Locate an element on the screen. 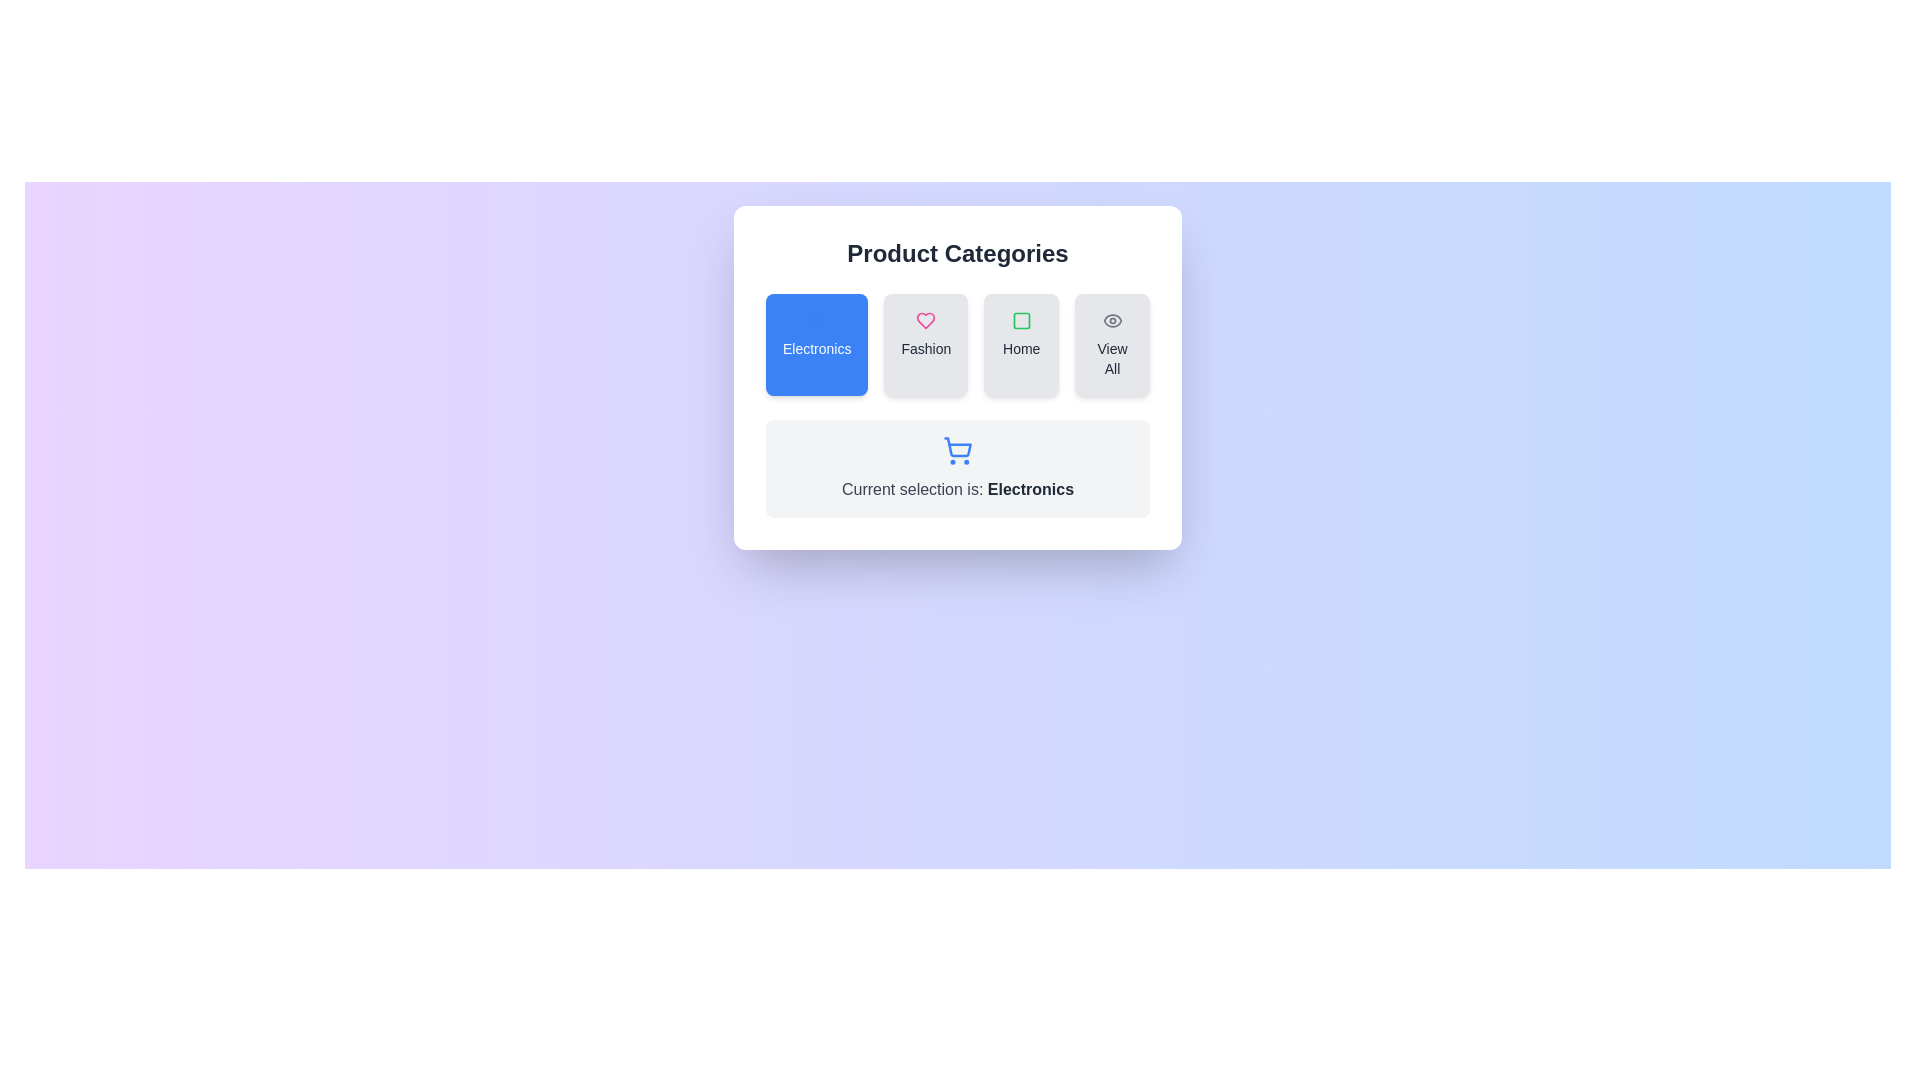 This screenshot has width=1920, height=1080. the heart icon with a pink border and transparent interior, which represents a 'like' or 'favorite' action is located at coordinates (925, 319).